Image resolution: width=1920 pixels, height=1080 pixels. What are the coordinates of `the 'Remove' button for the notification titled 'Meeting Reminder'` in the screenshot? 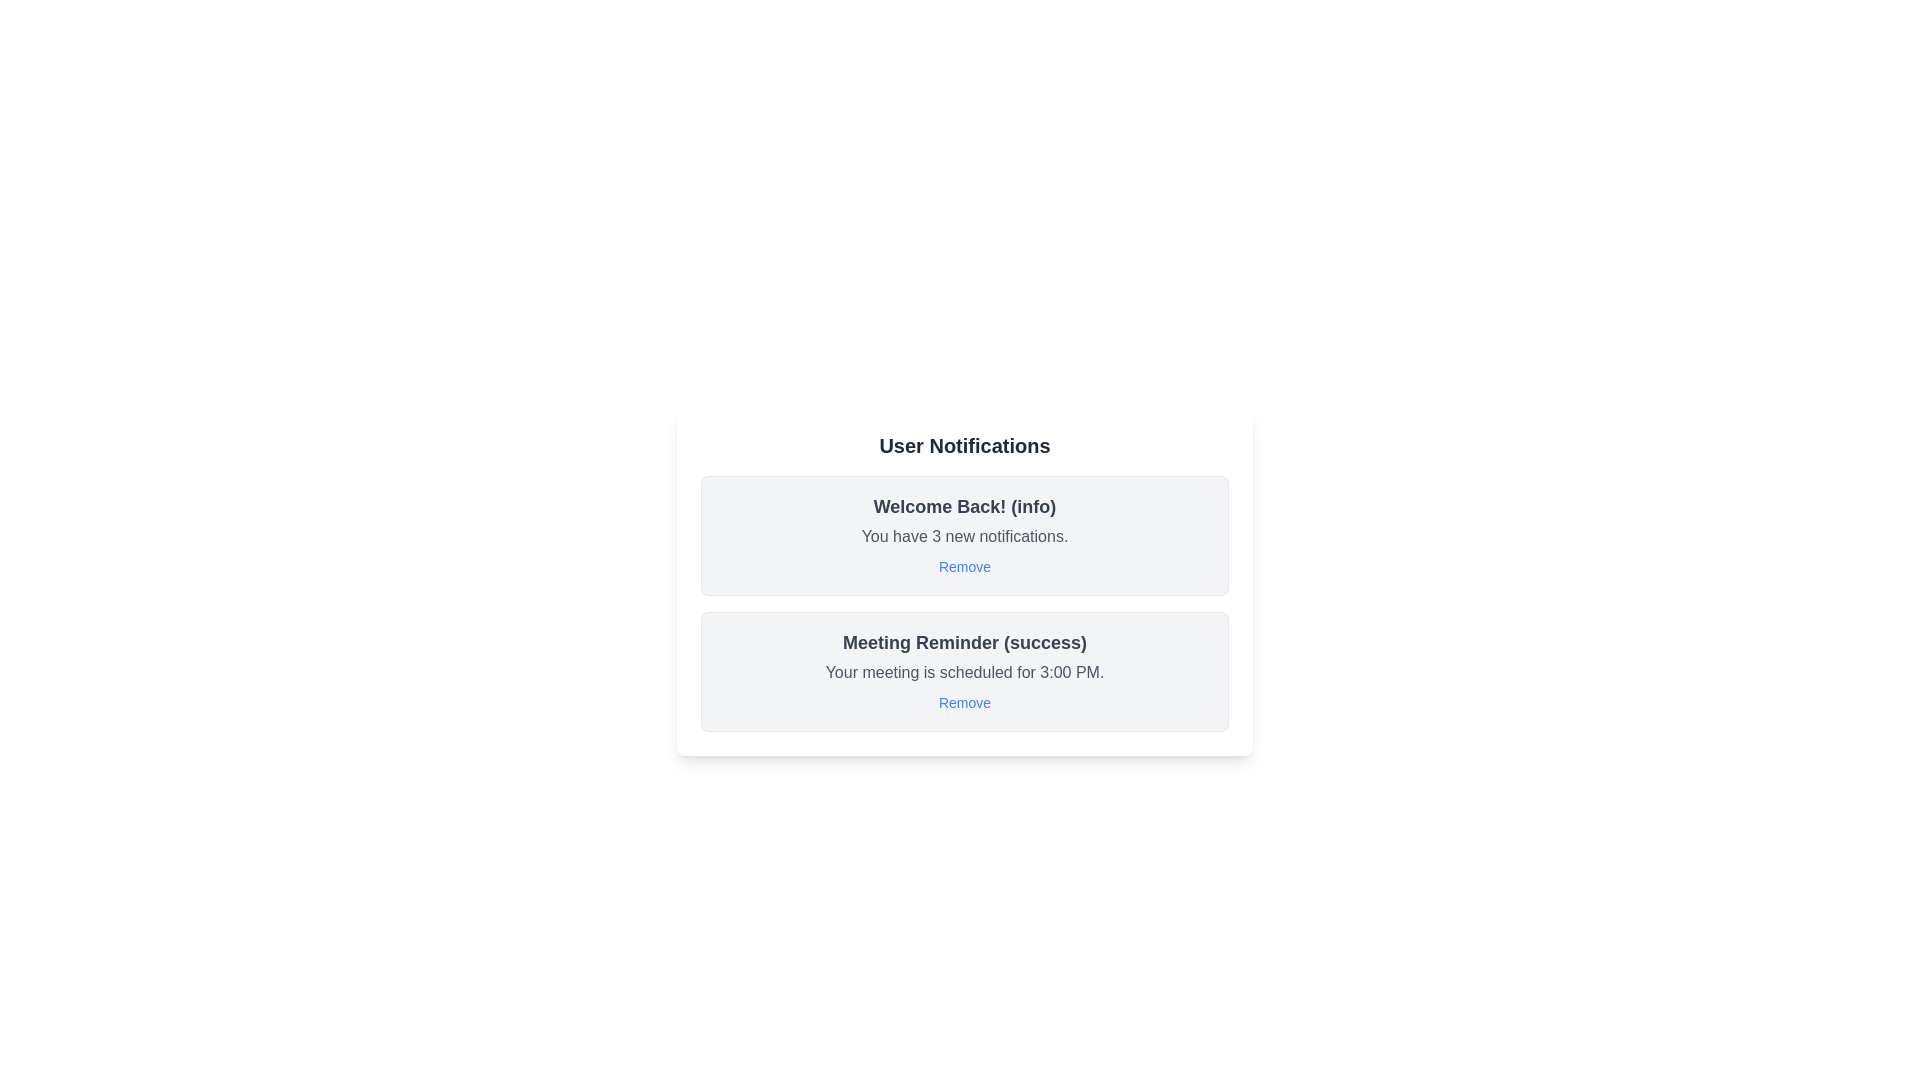 It's located at (964, 701).